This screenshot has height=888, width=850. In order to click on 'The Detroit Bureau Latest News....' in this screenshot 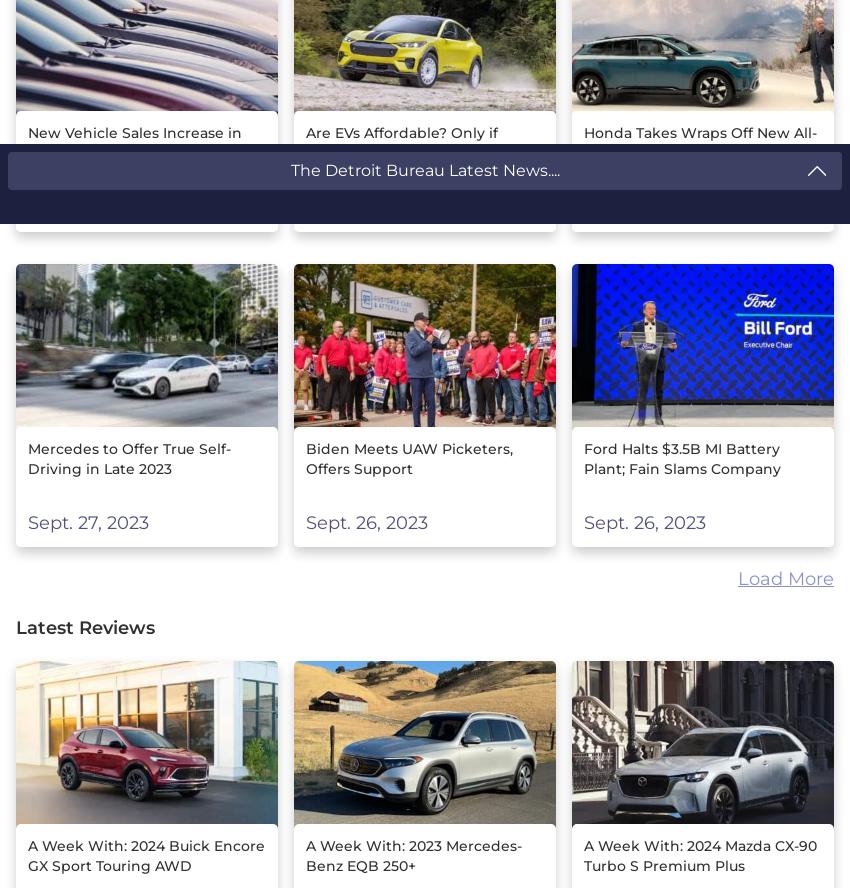, I will do `click(424, 169)`.